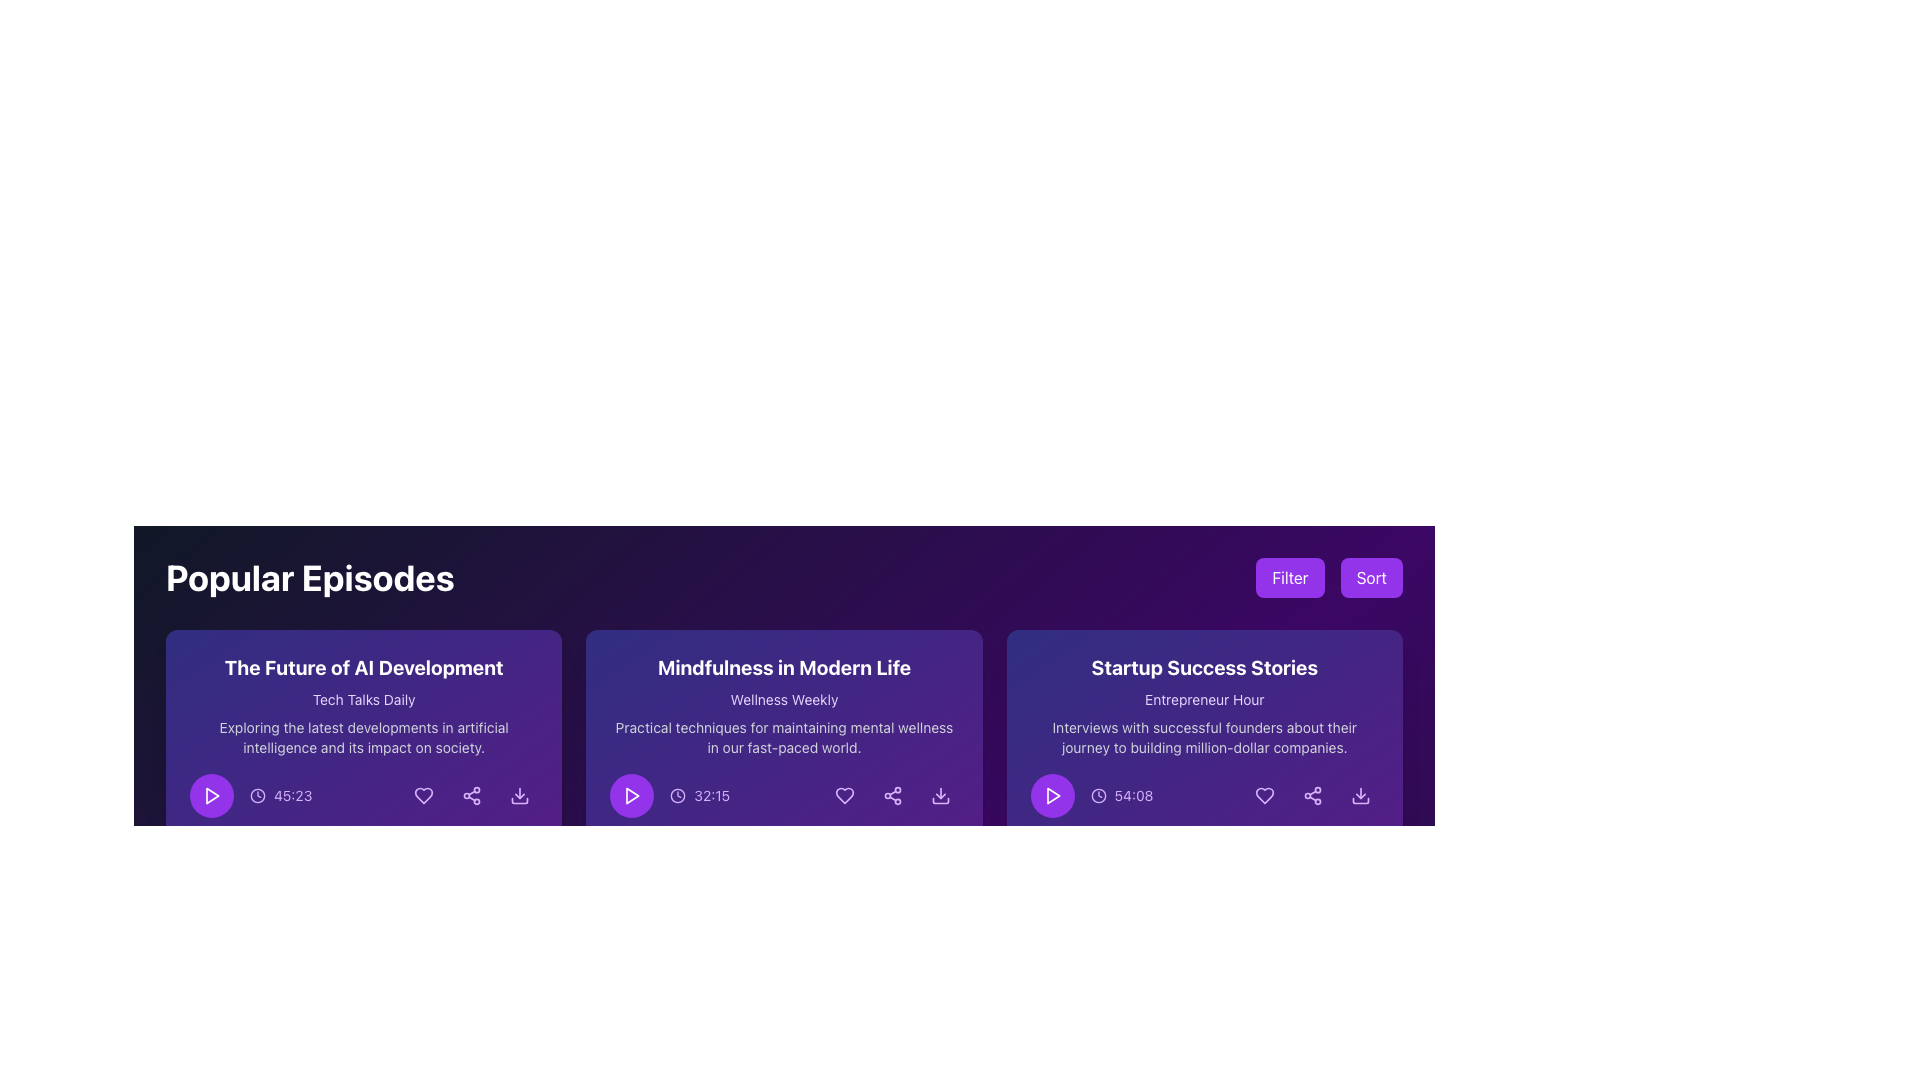 Image resolution: width=1920 pixels, height=1080 pixels. What do you see at coordinates (783, 667) in the screenshot?
I see `text label that says 'Mindfulness in Modern Life.' This label is prominently styled with large, bold, white lettering on a purple background, positioned center-right above 'Wellness Weekly.'` at bounding box center [783, 667].